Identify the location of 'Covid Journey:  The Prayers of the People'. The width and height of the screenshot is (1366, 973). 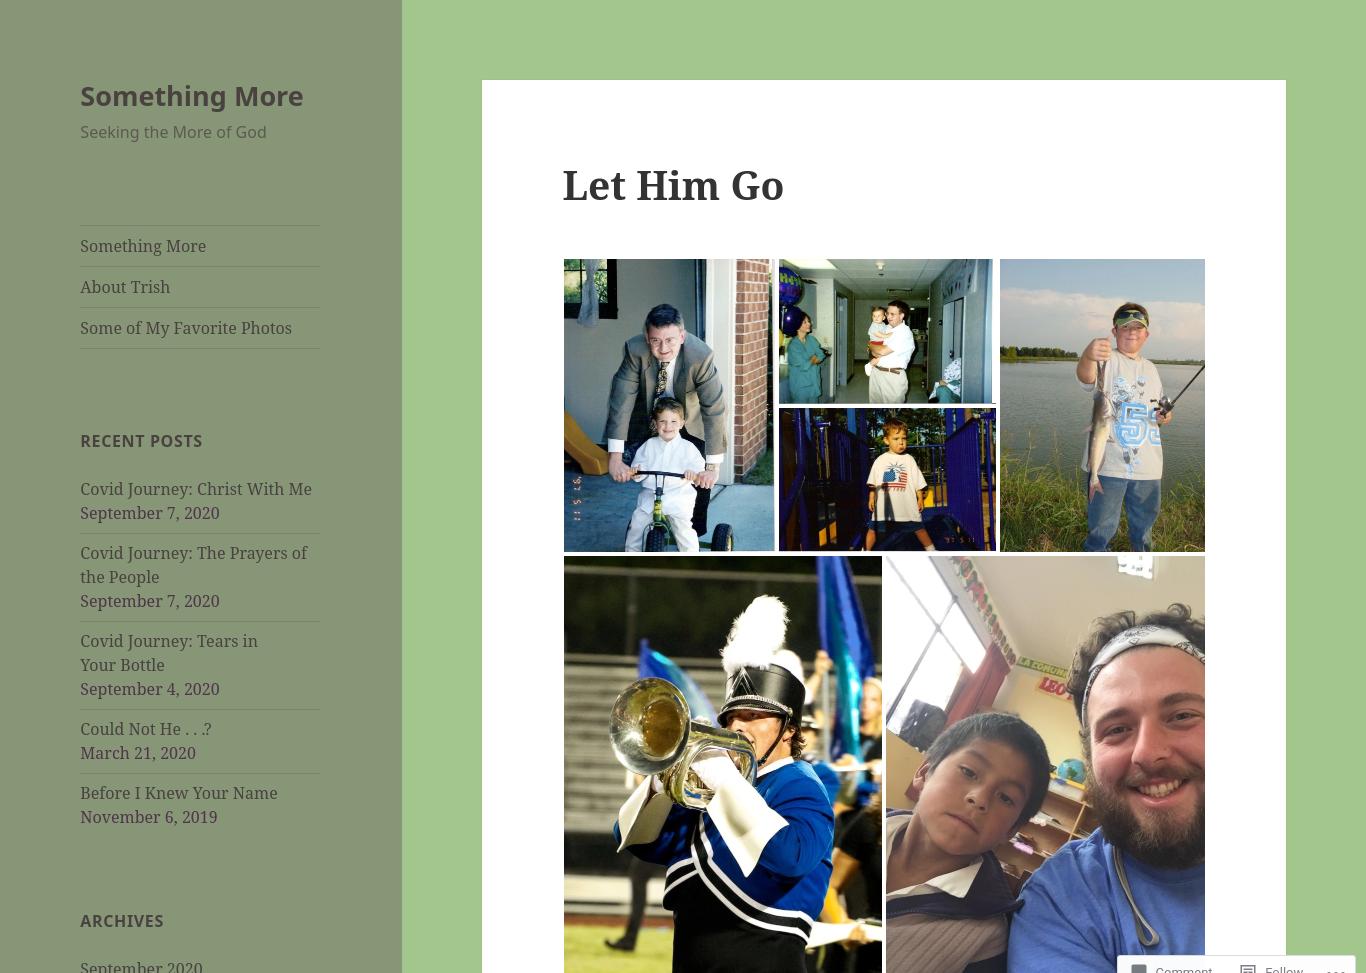
(192, 565).